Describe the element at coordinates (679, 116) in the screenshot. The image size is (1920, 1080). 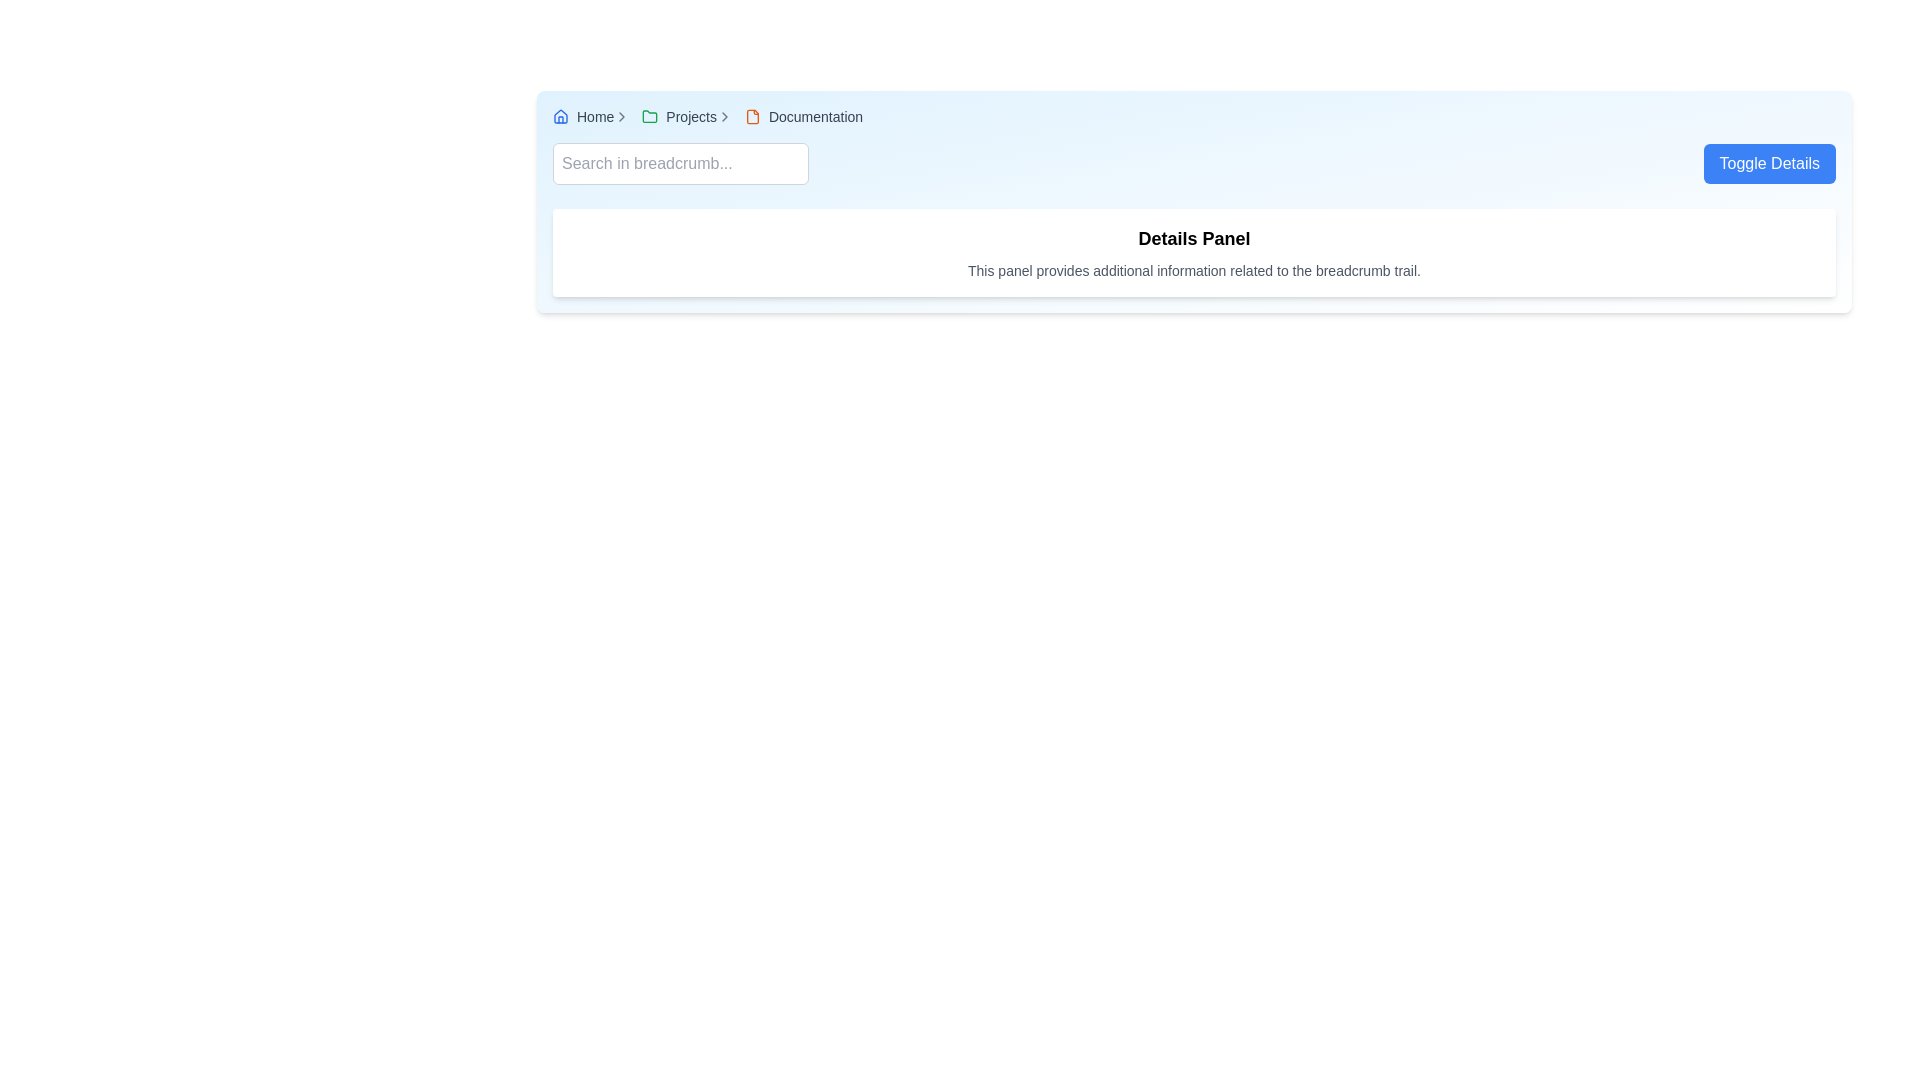
I see `the 'Projects' anchor link in the breadcrumb navigation bar` at that location.